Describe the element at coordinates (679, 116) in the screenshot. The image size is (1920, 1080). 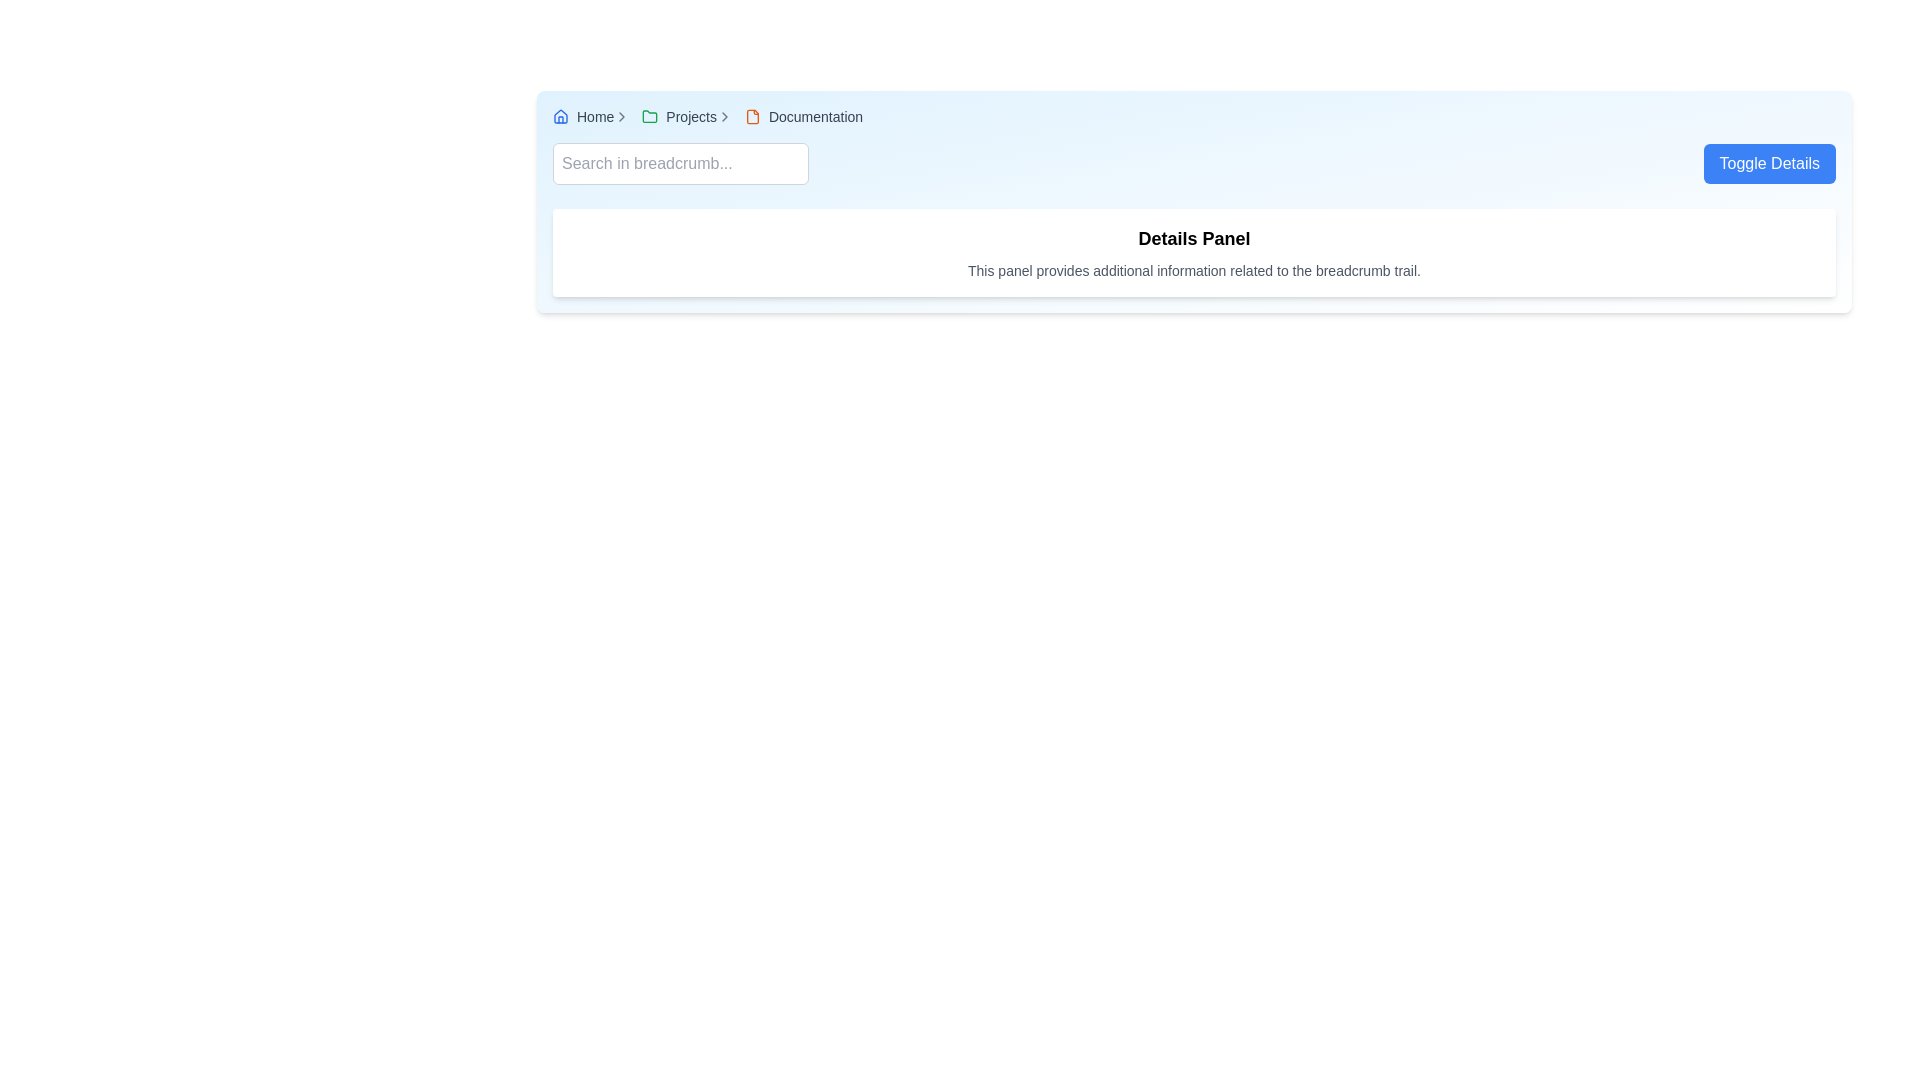
I see `the 'Projects' anchor link in the breadcrumb navigation bar` at that location.